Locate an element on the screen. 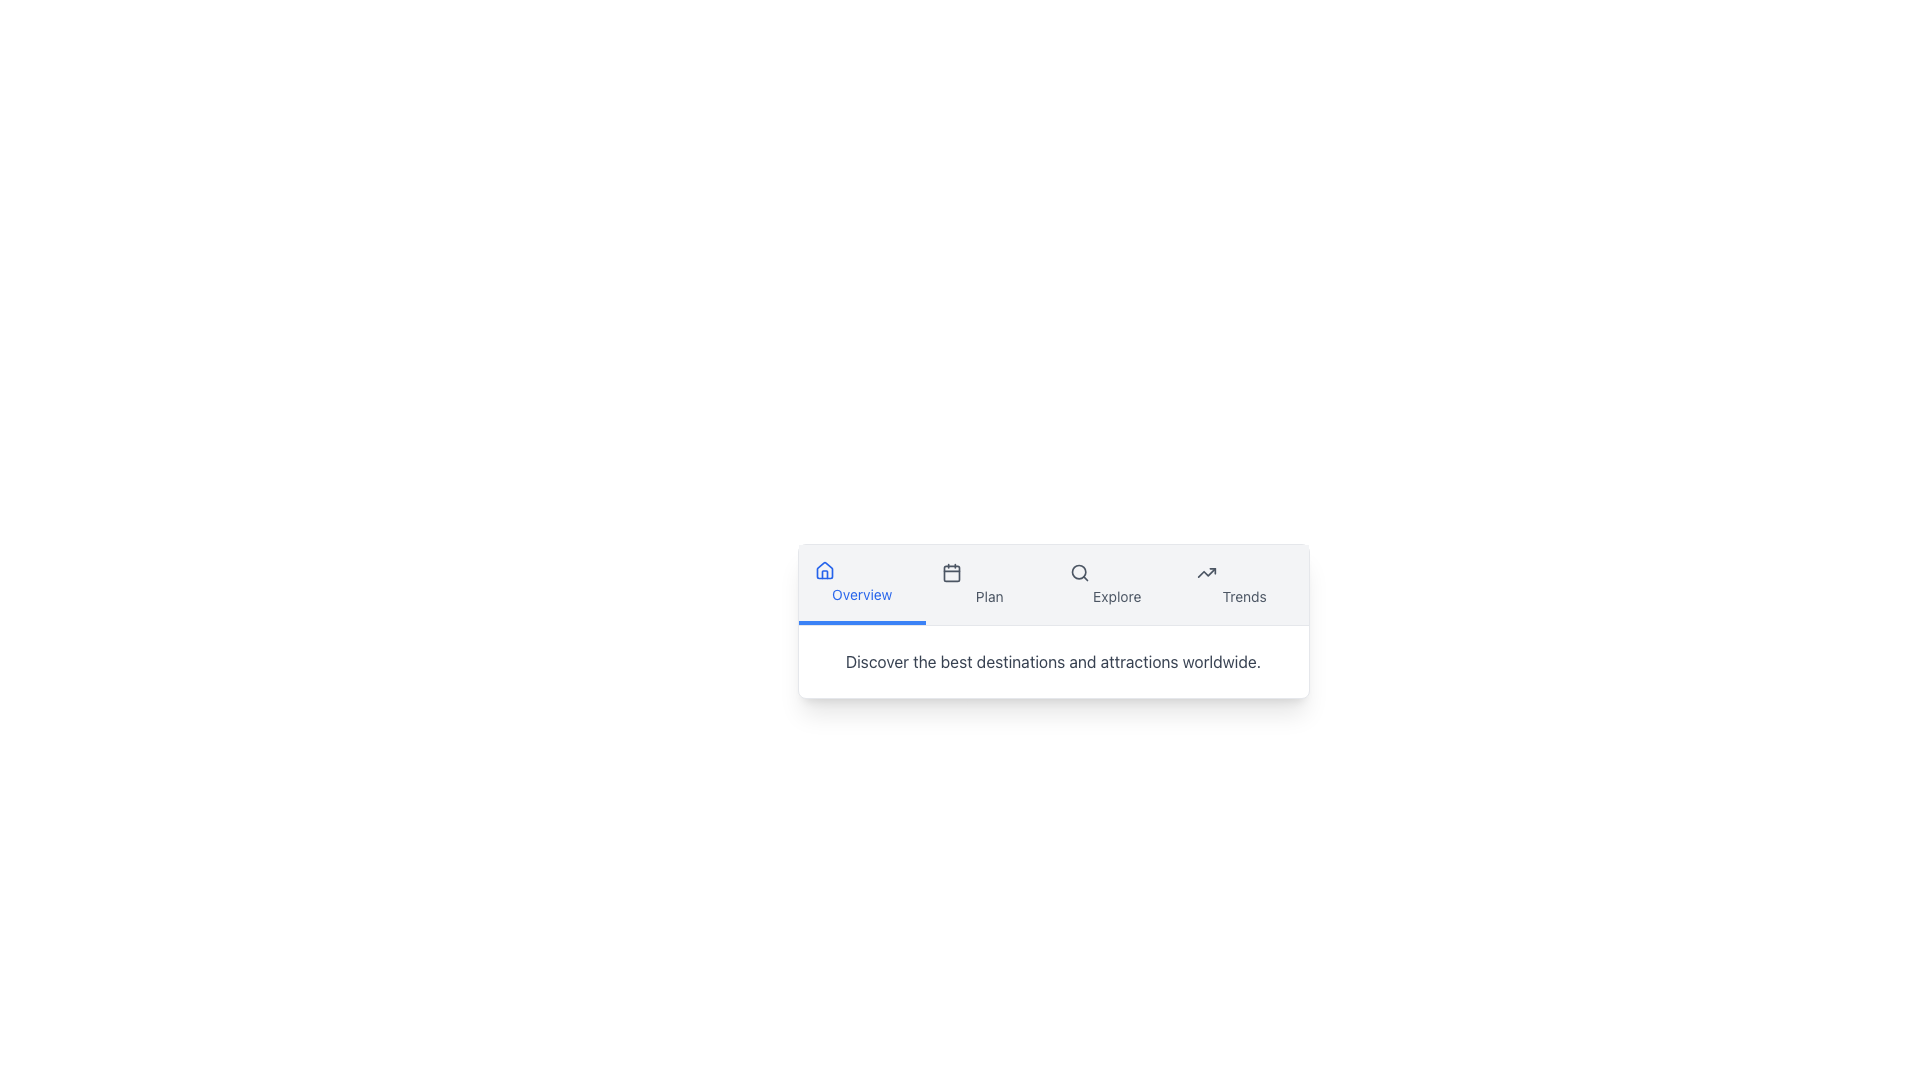  the last tab in the horizontal navigation menu is located at coordinates (1243, 585).